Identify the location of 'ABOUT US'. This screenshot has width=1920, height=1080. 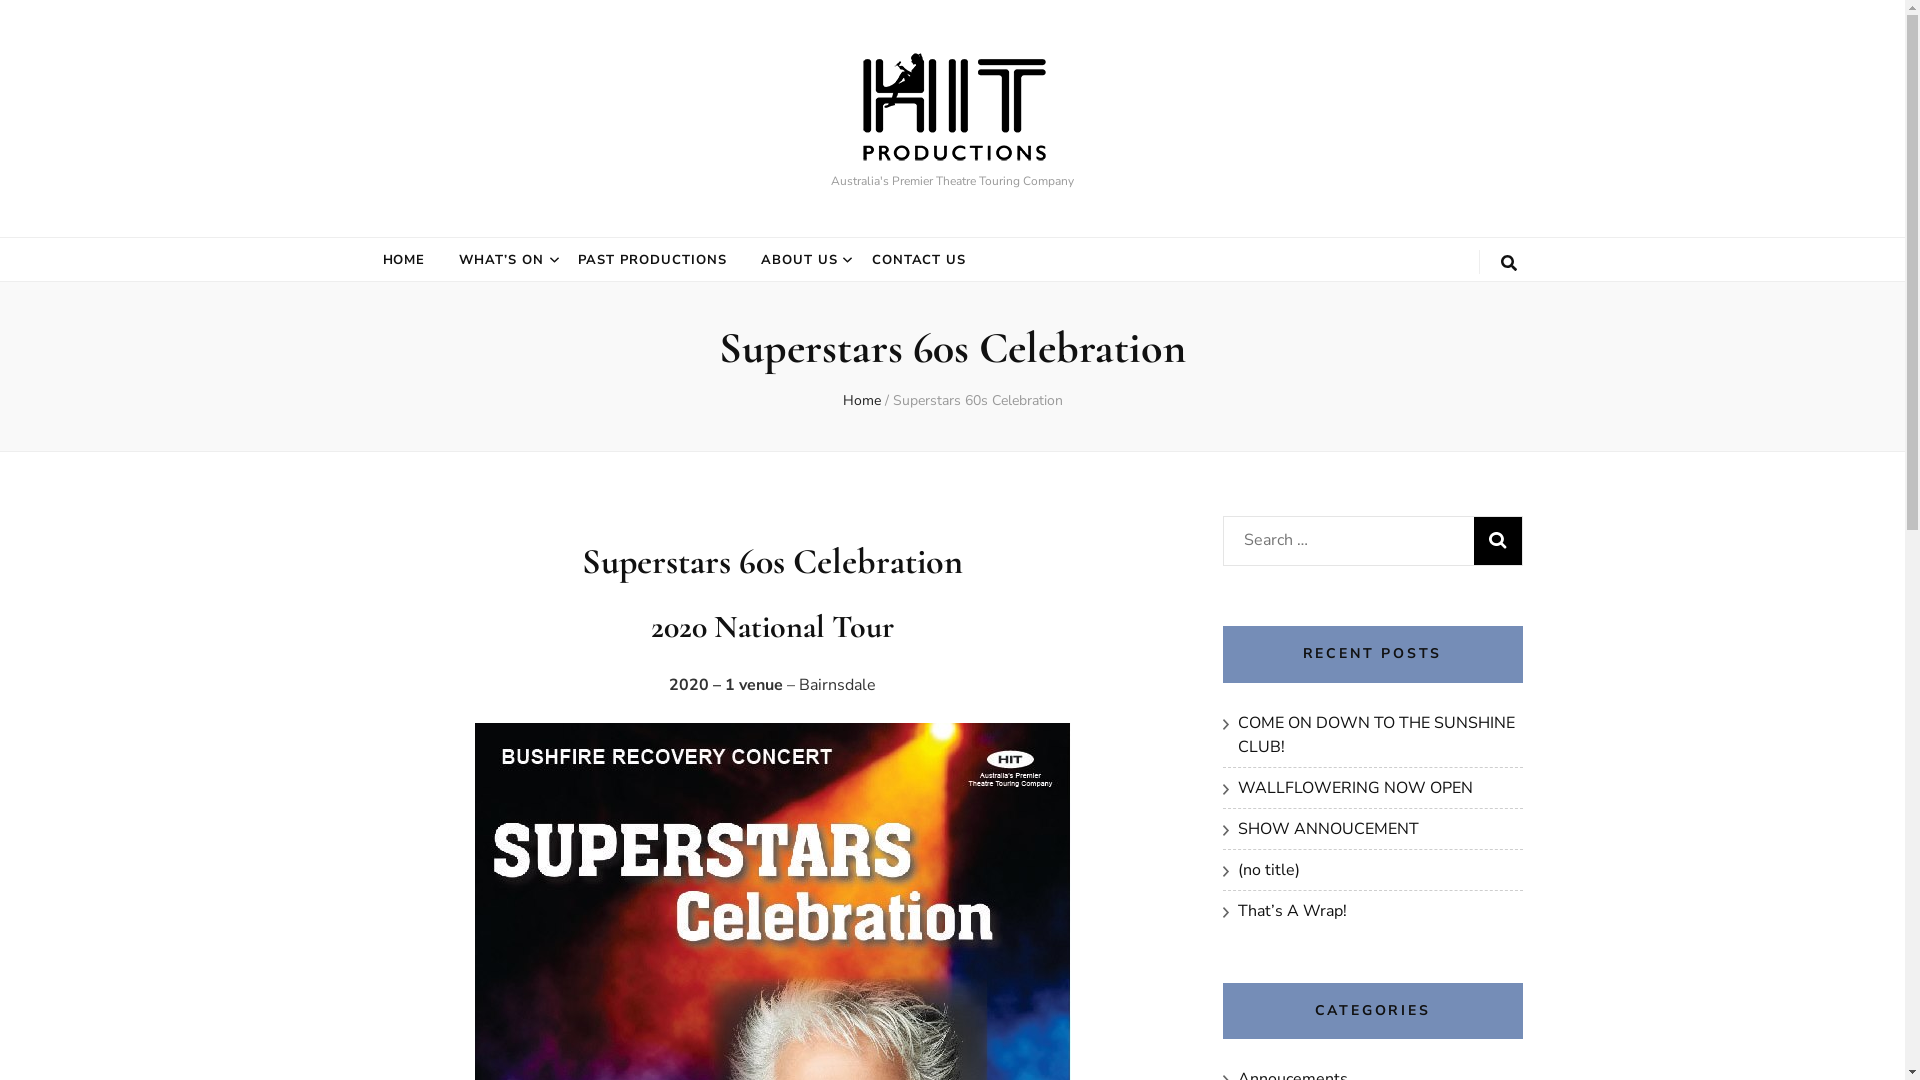
(798, 258).